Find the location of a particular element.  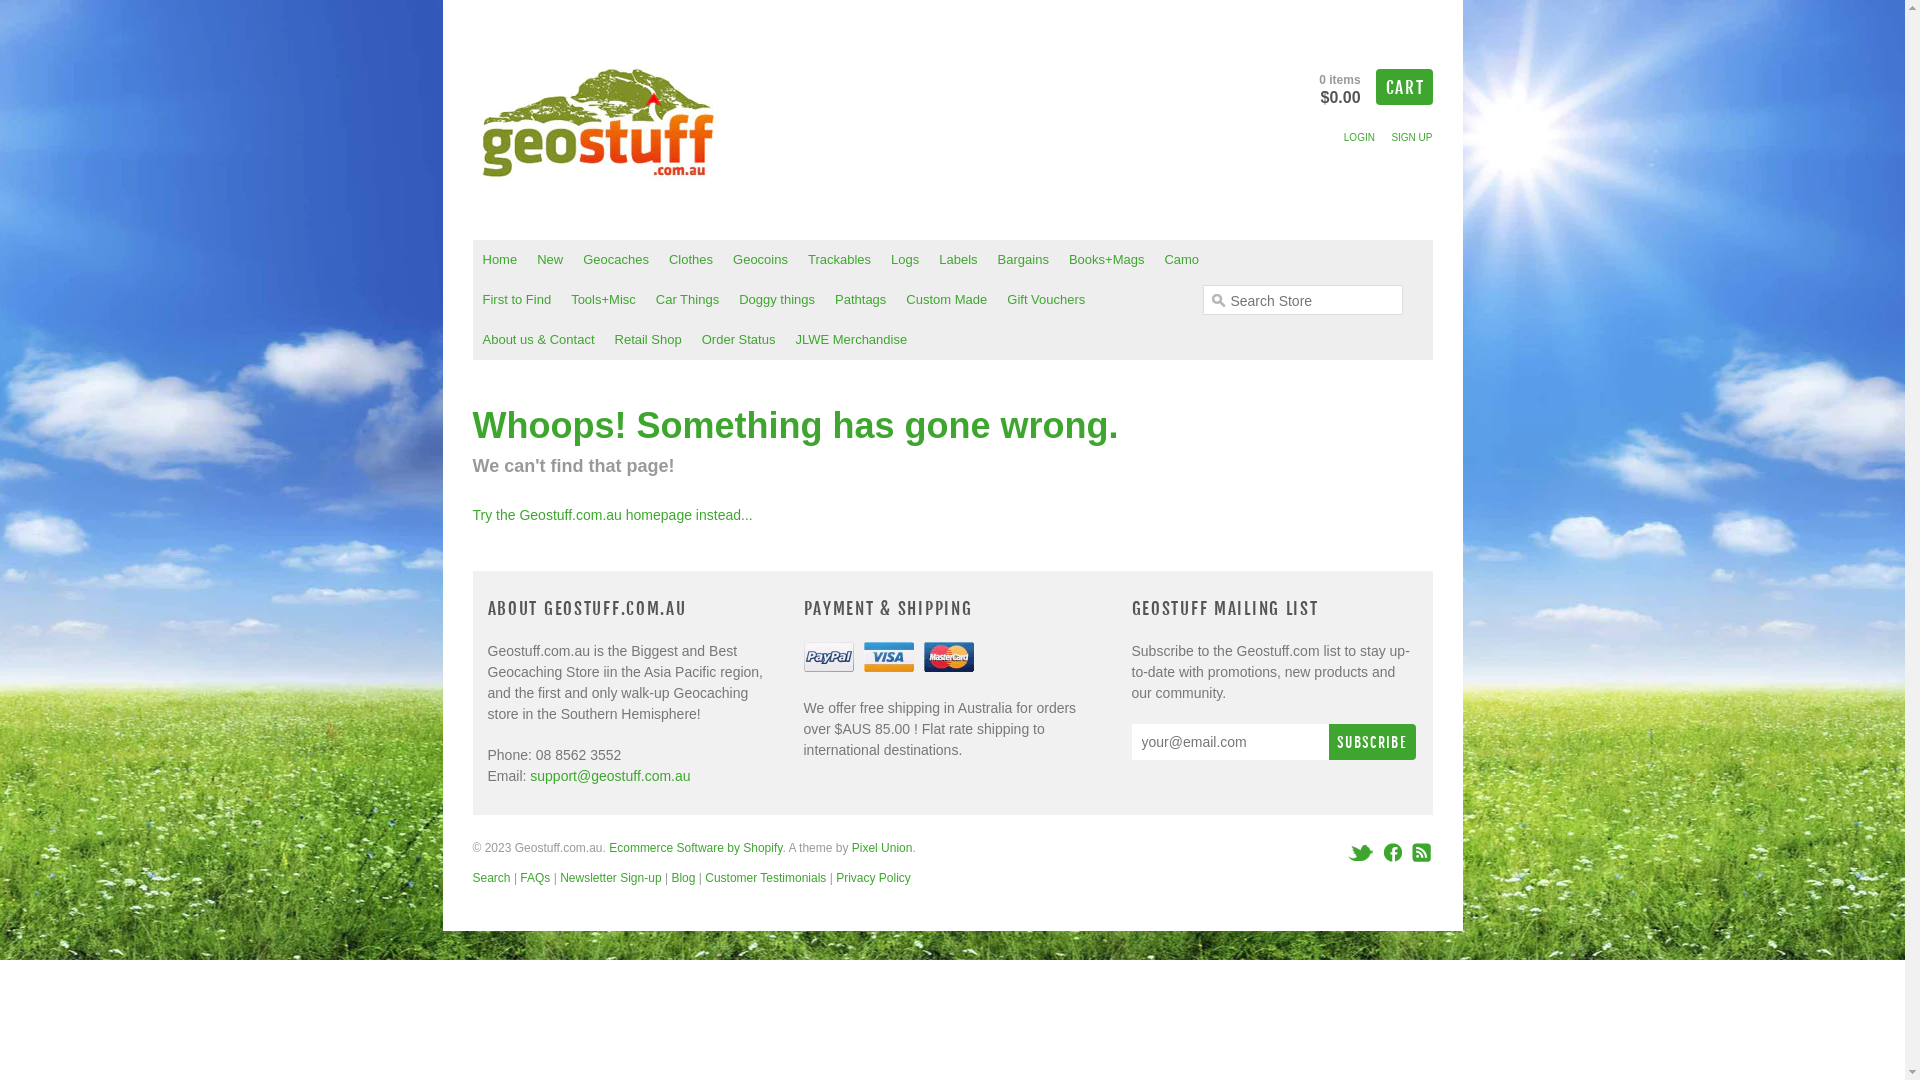

'First to Find' is located at coordinates (516, 300).